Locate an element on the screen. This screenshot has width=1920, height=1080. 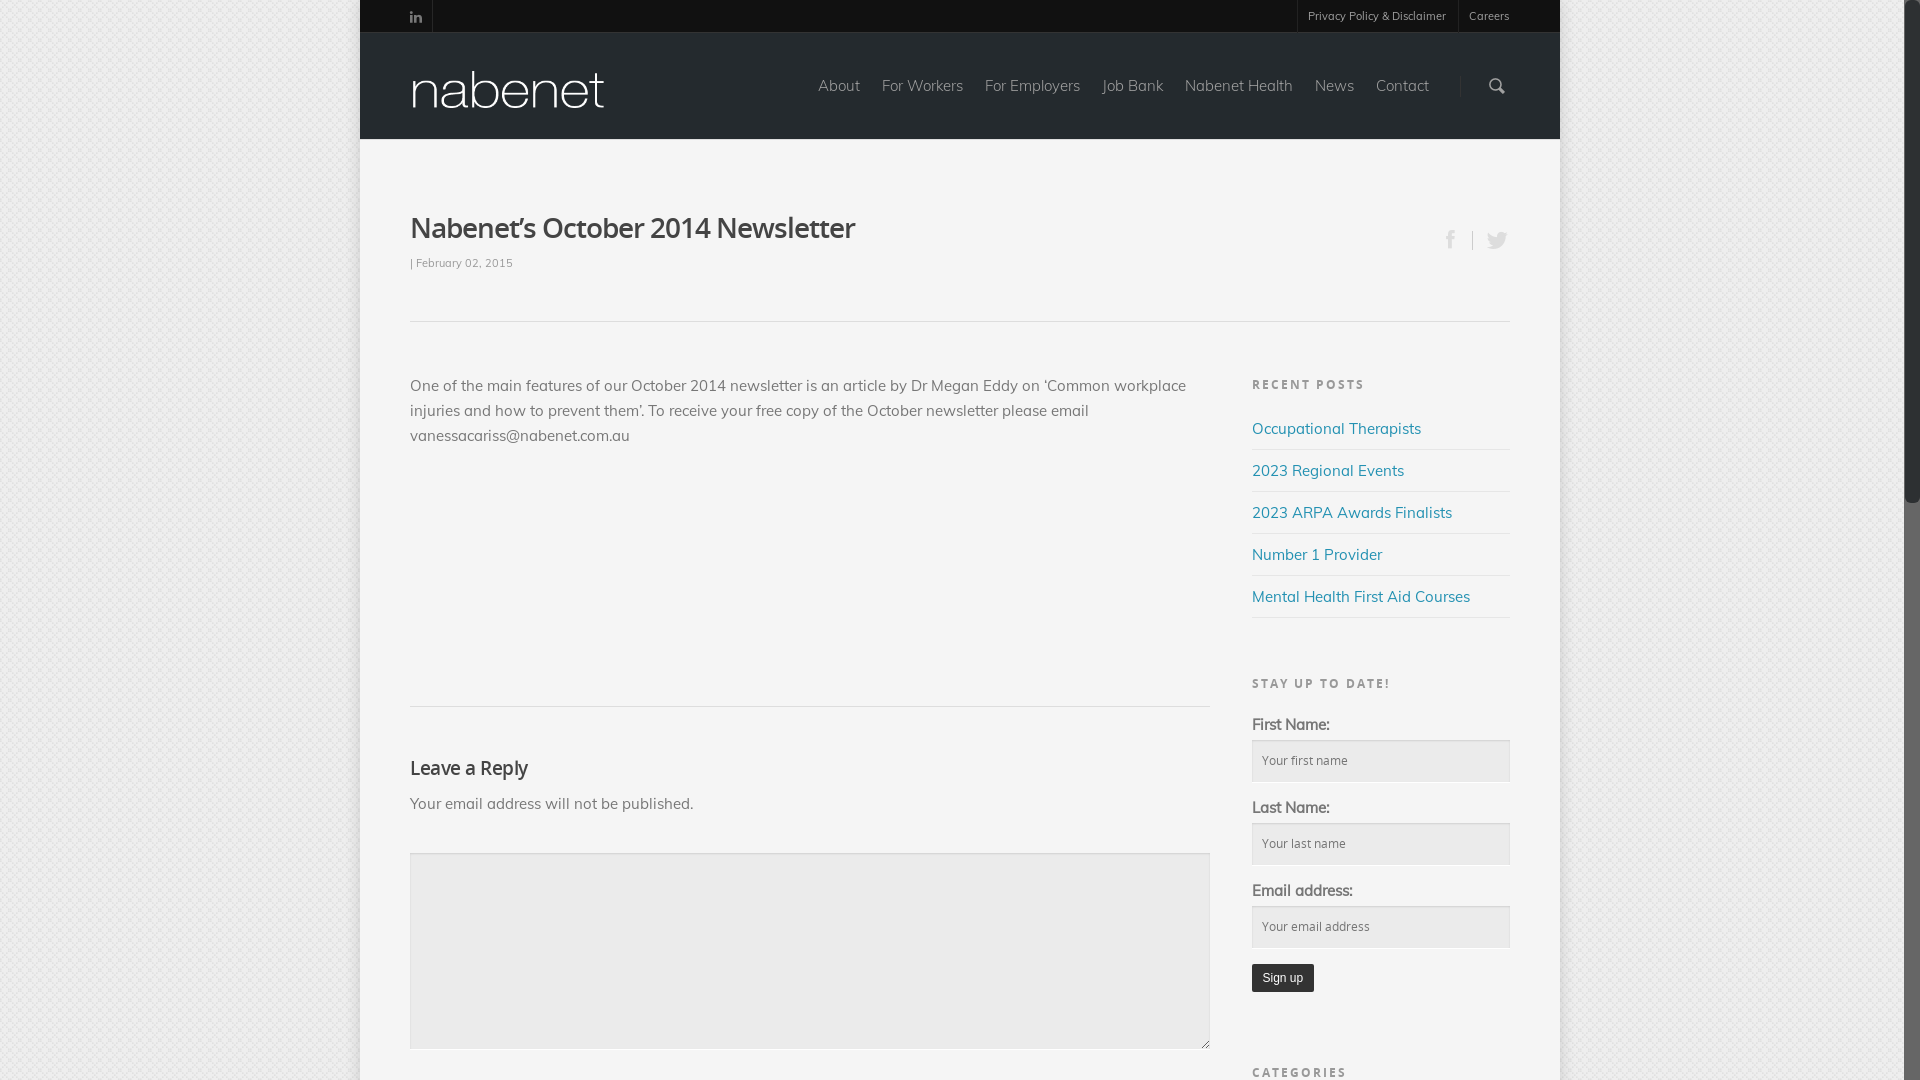
'2023 ARPA Awards Finalists' is located at coordinates (1352, 510).